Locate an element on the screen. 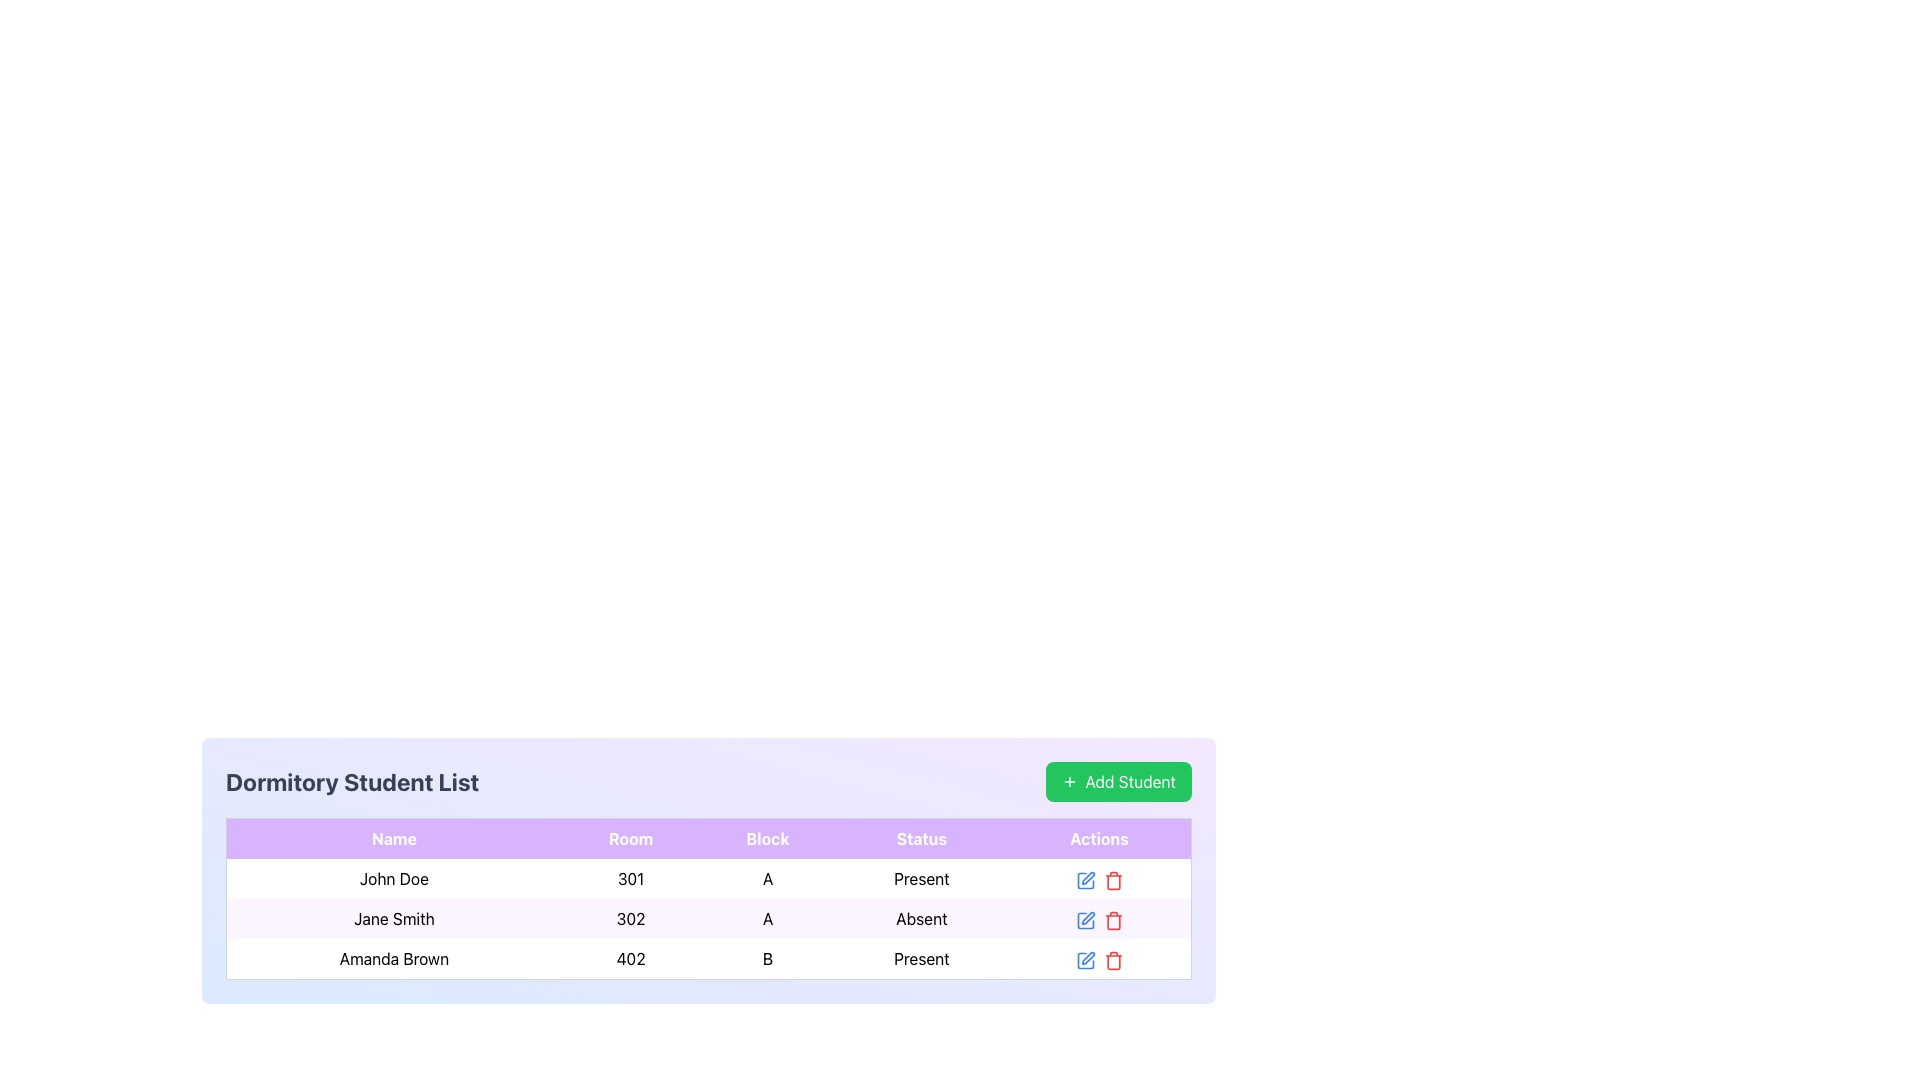 The width and height of the screenshot is (1920, 1080). the trash icon button in the 'Actions' column is located at coordinates (1112, 879).